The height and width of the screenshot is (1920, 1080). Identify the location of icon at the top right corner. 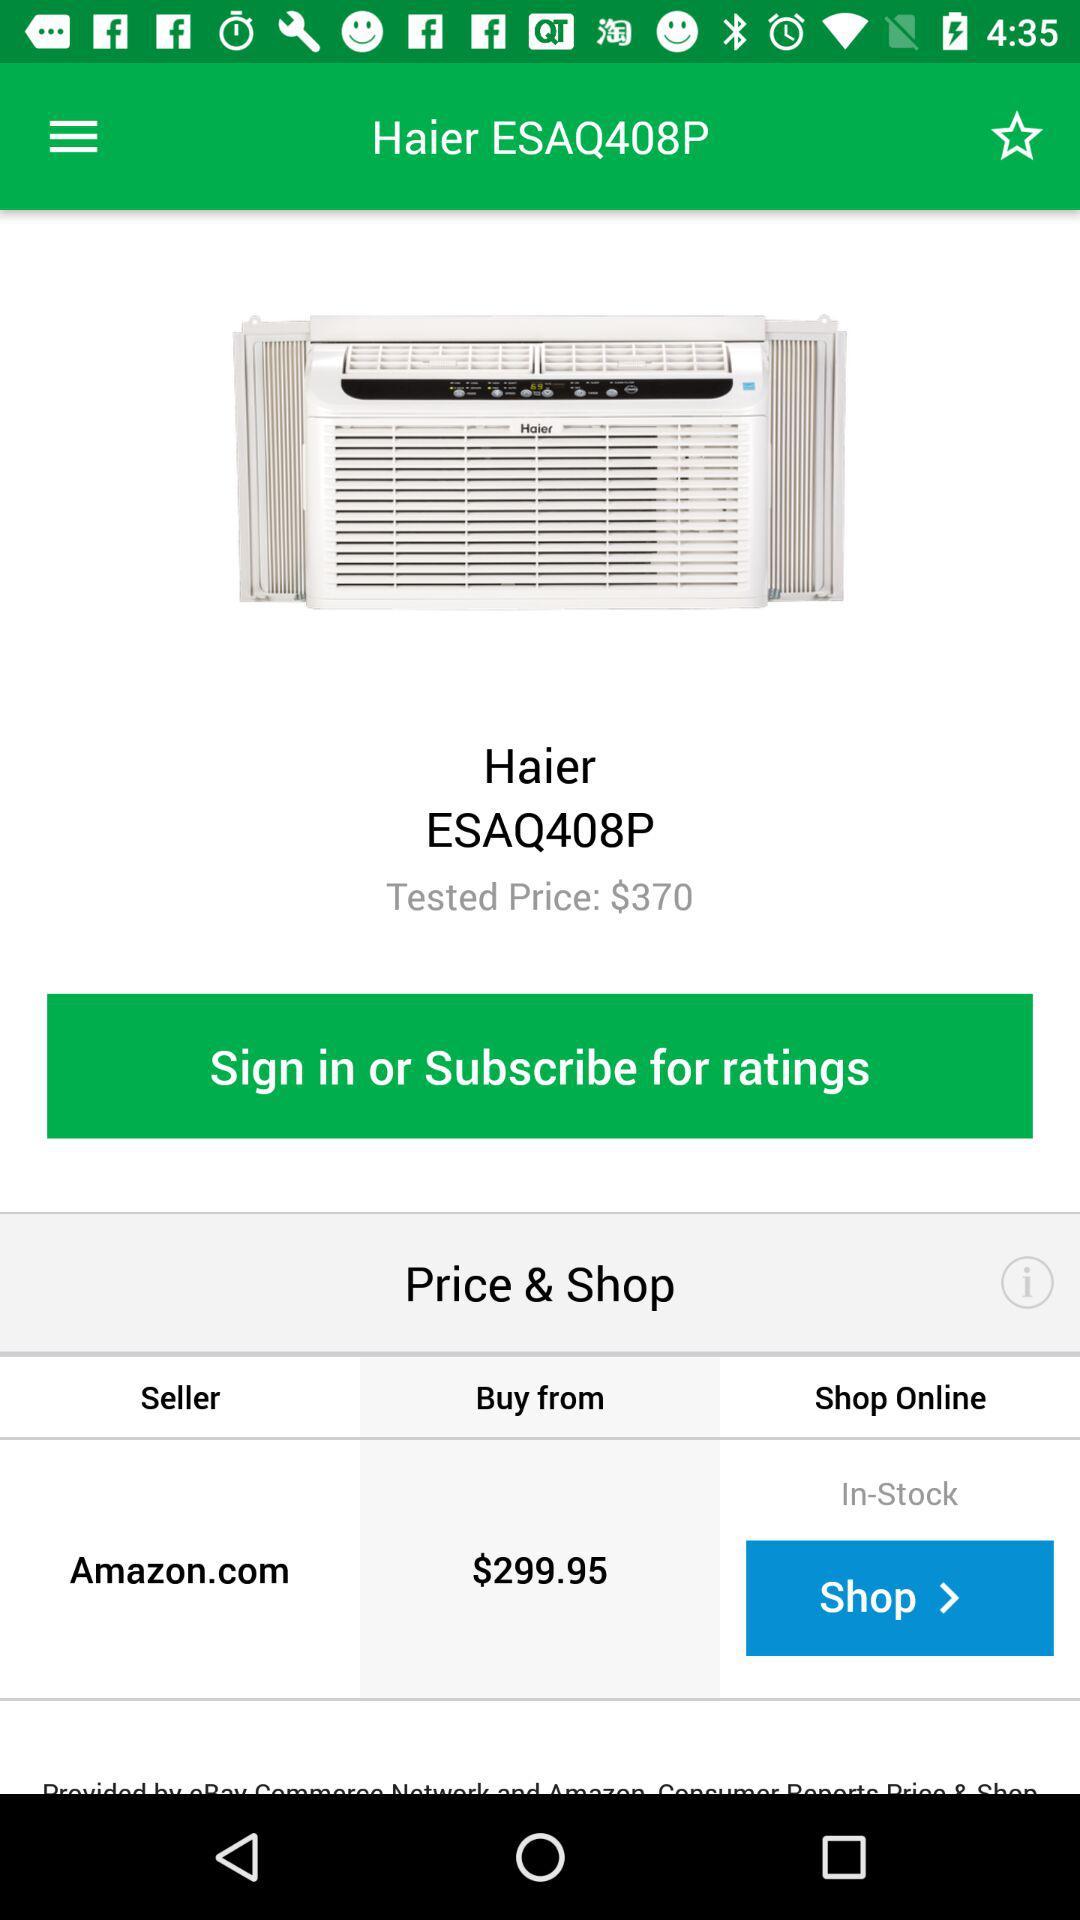
(1017, 135).